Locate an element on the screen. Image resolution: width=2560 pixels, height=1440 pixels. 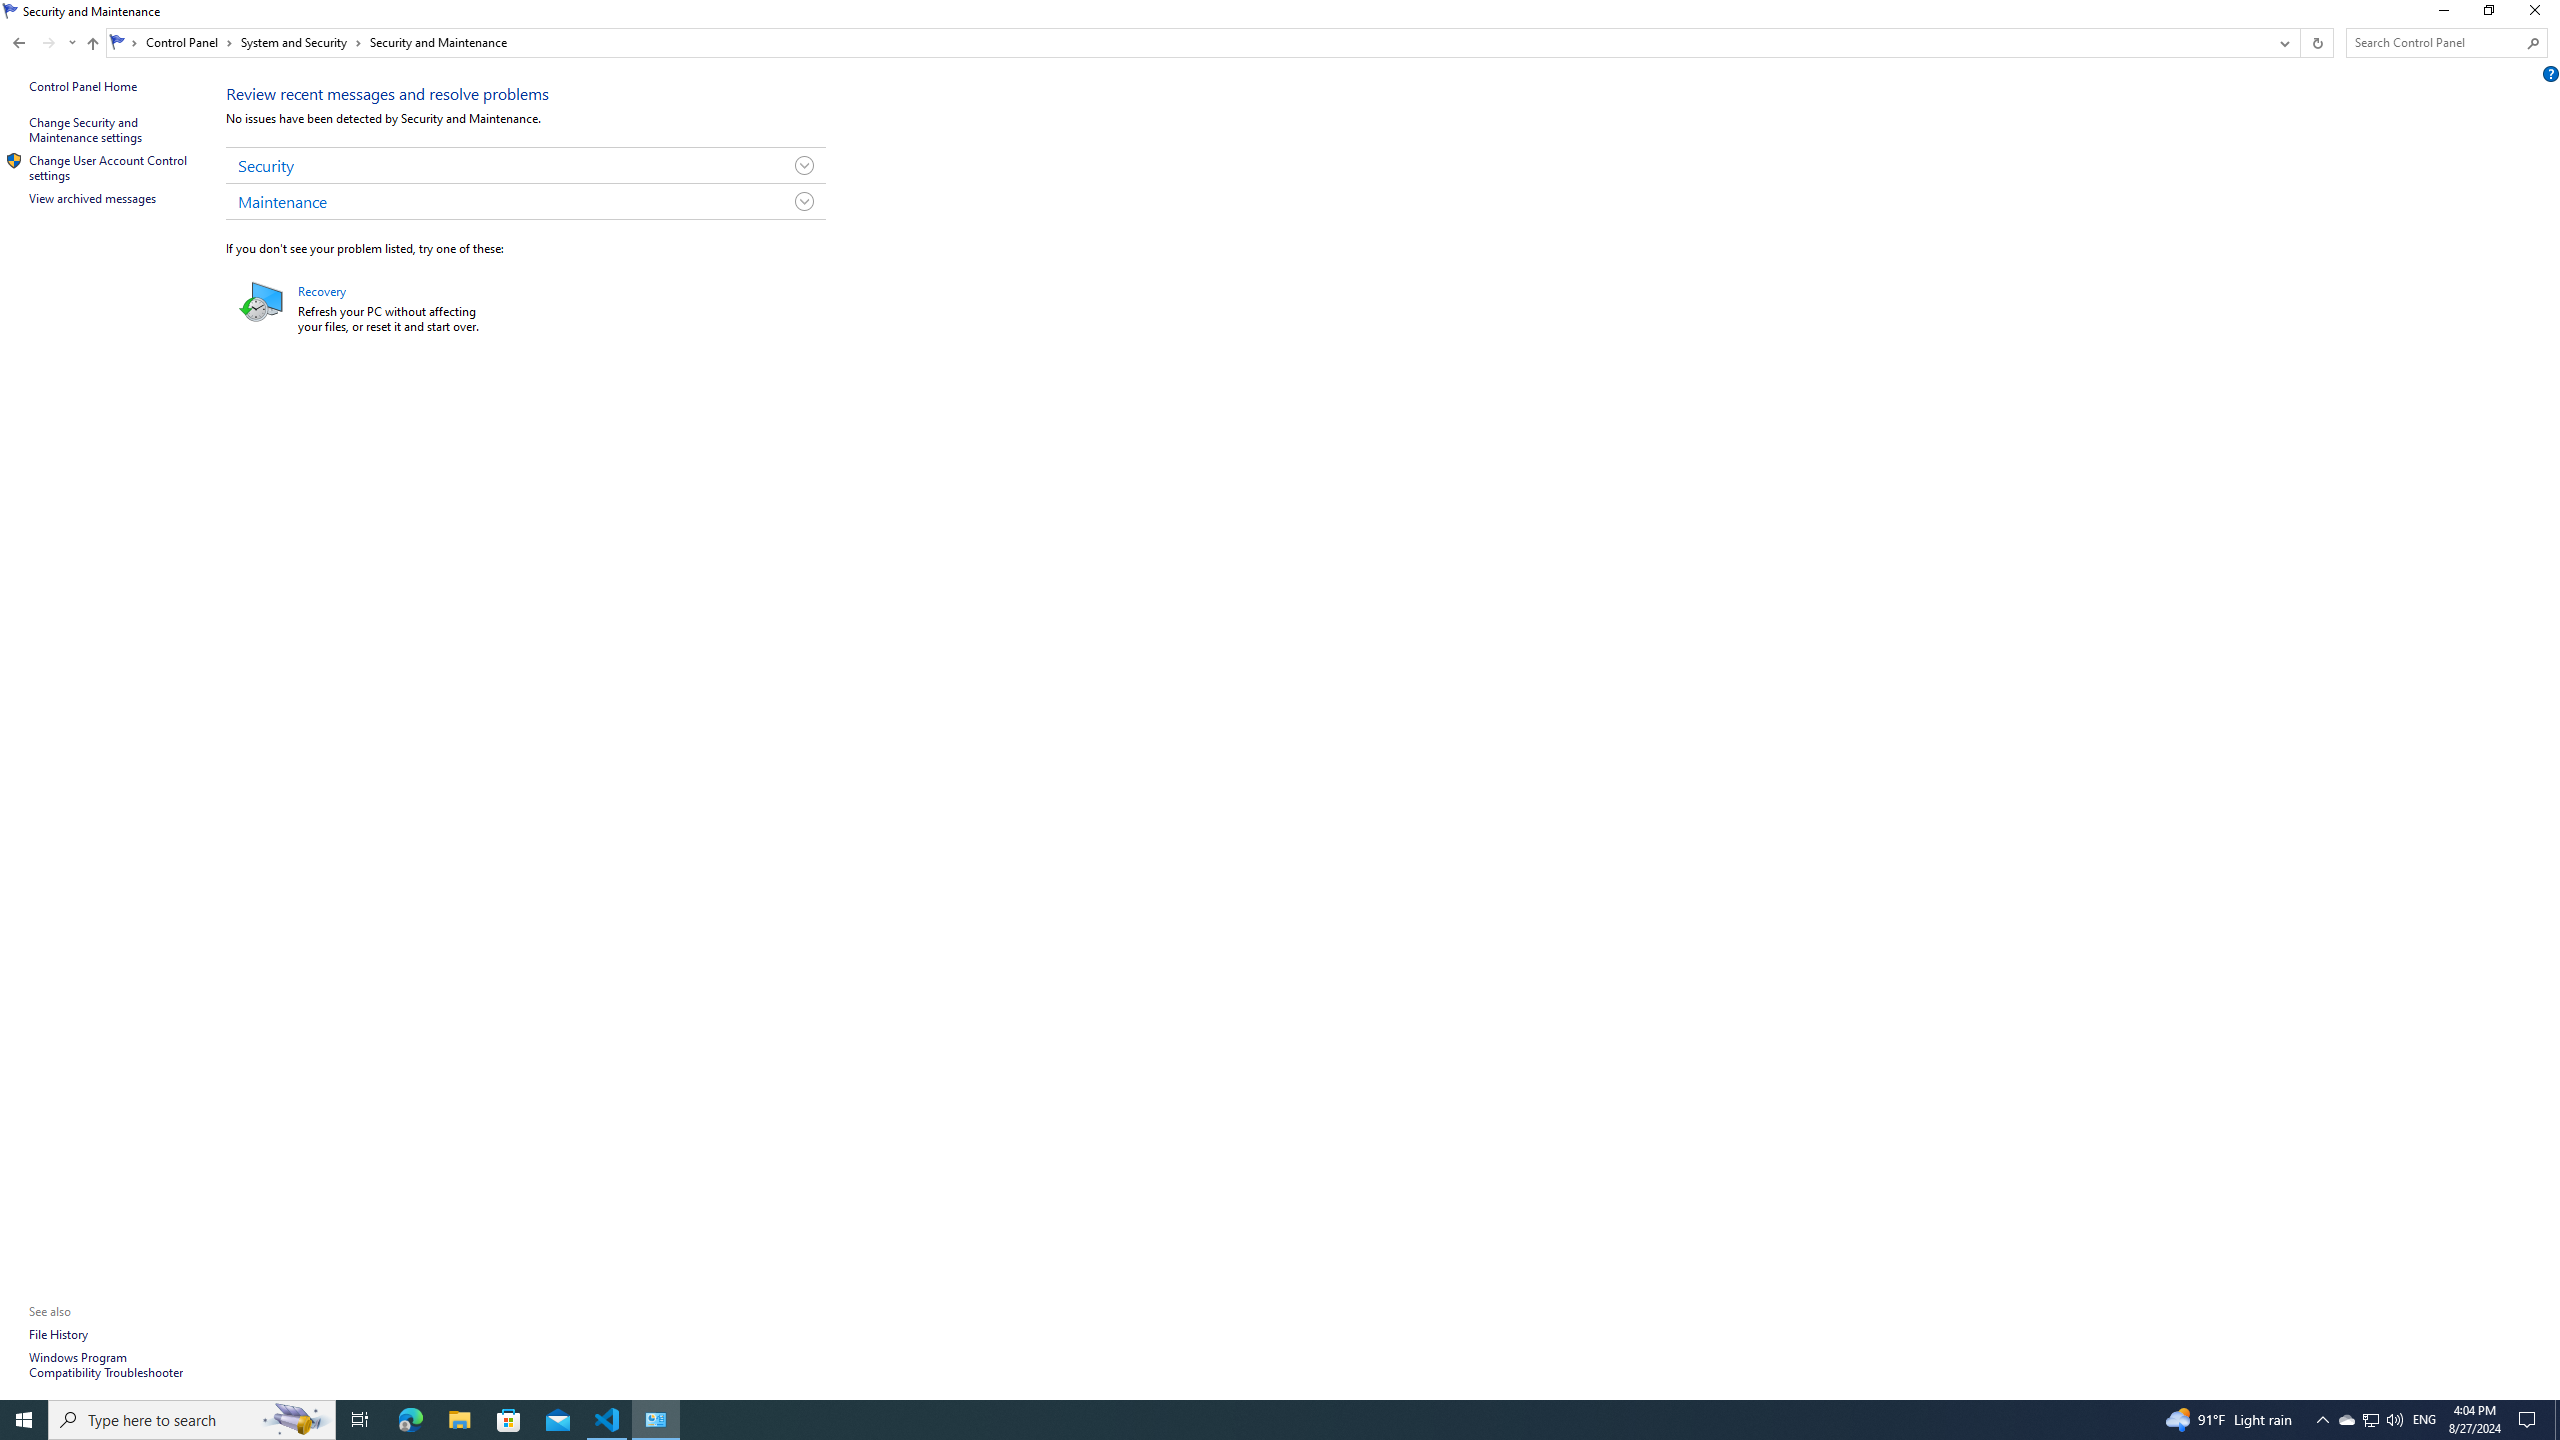
'Change User Account Control settings' is located at coordinates (110, 166).